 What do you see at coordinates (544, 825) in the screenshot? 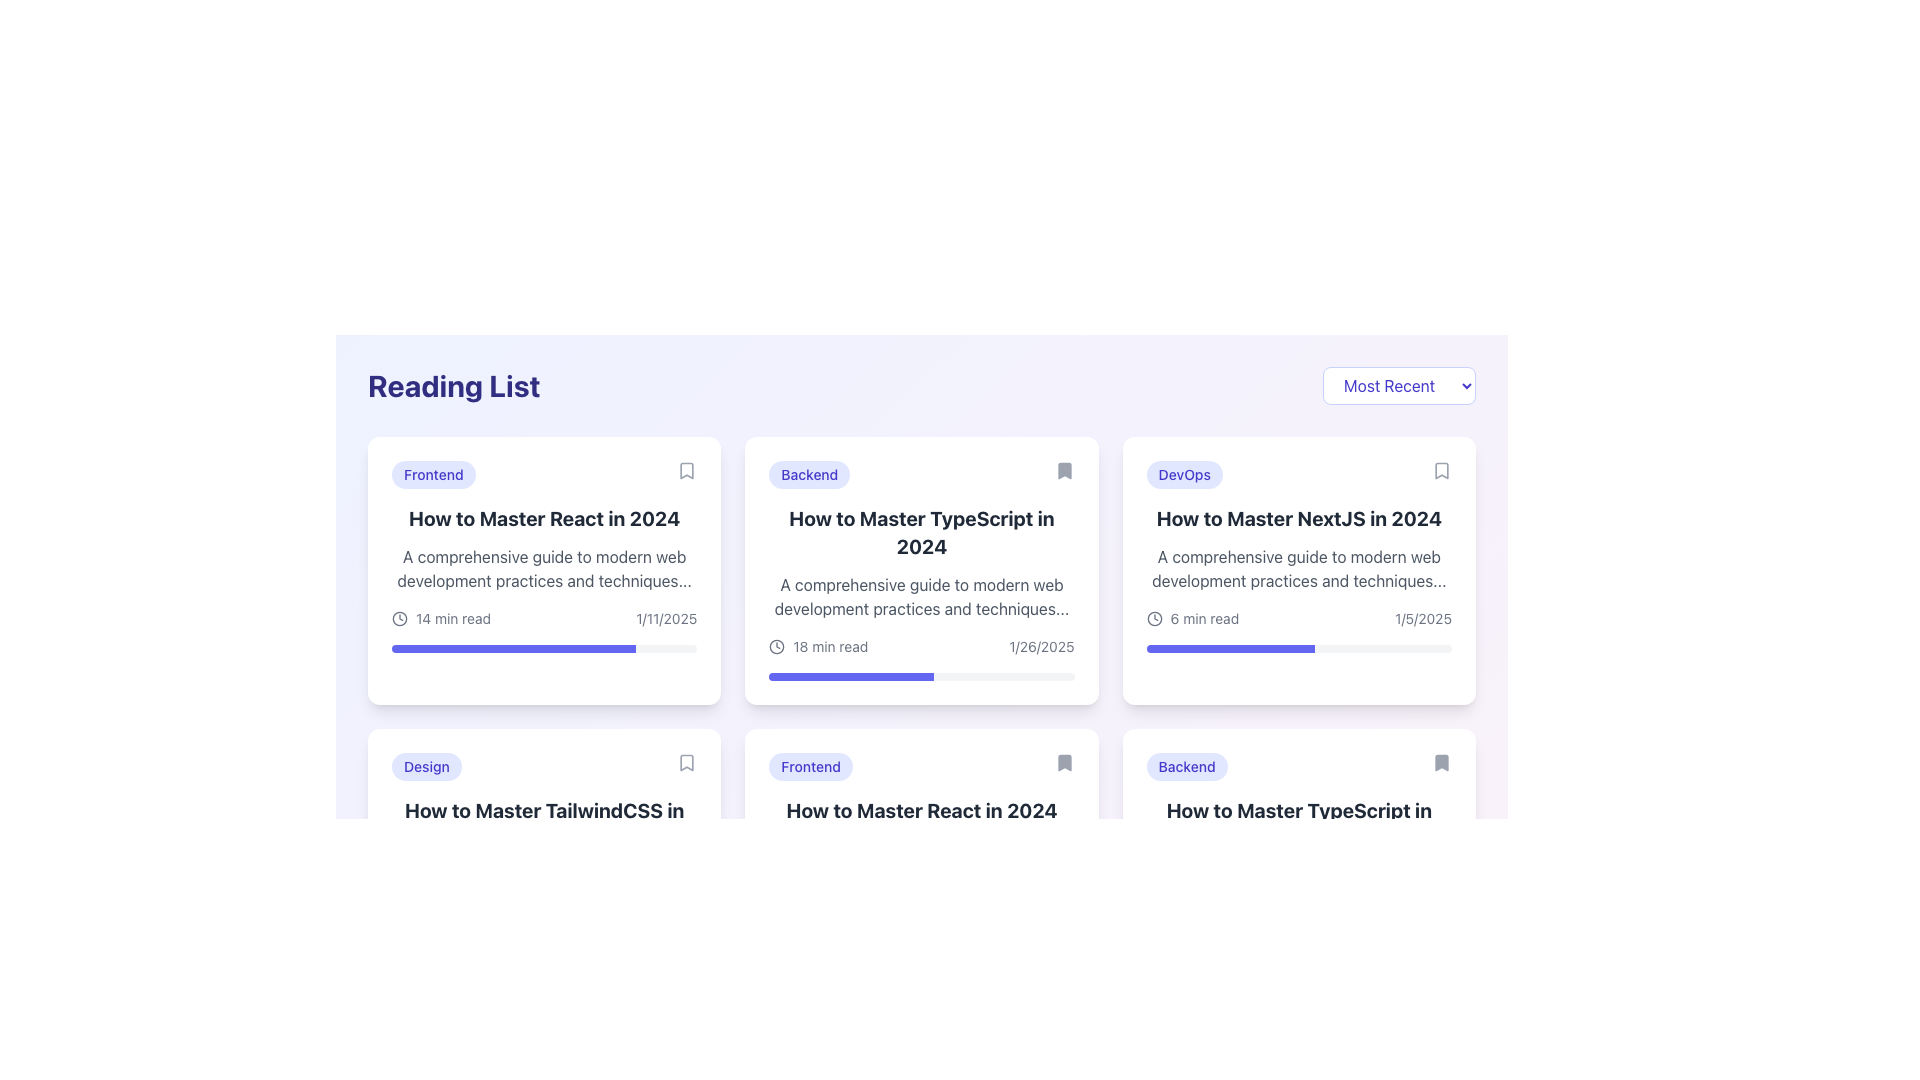
I see `the text block displaying 'How to Master TailwindCSS in 2024'` at bounding box center [544, 825].